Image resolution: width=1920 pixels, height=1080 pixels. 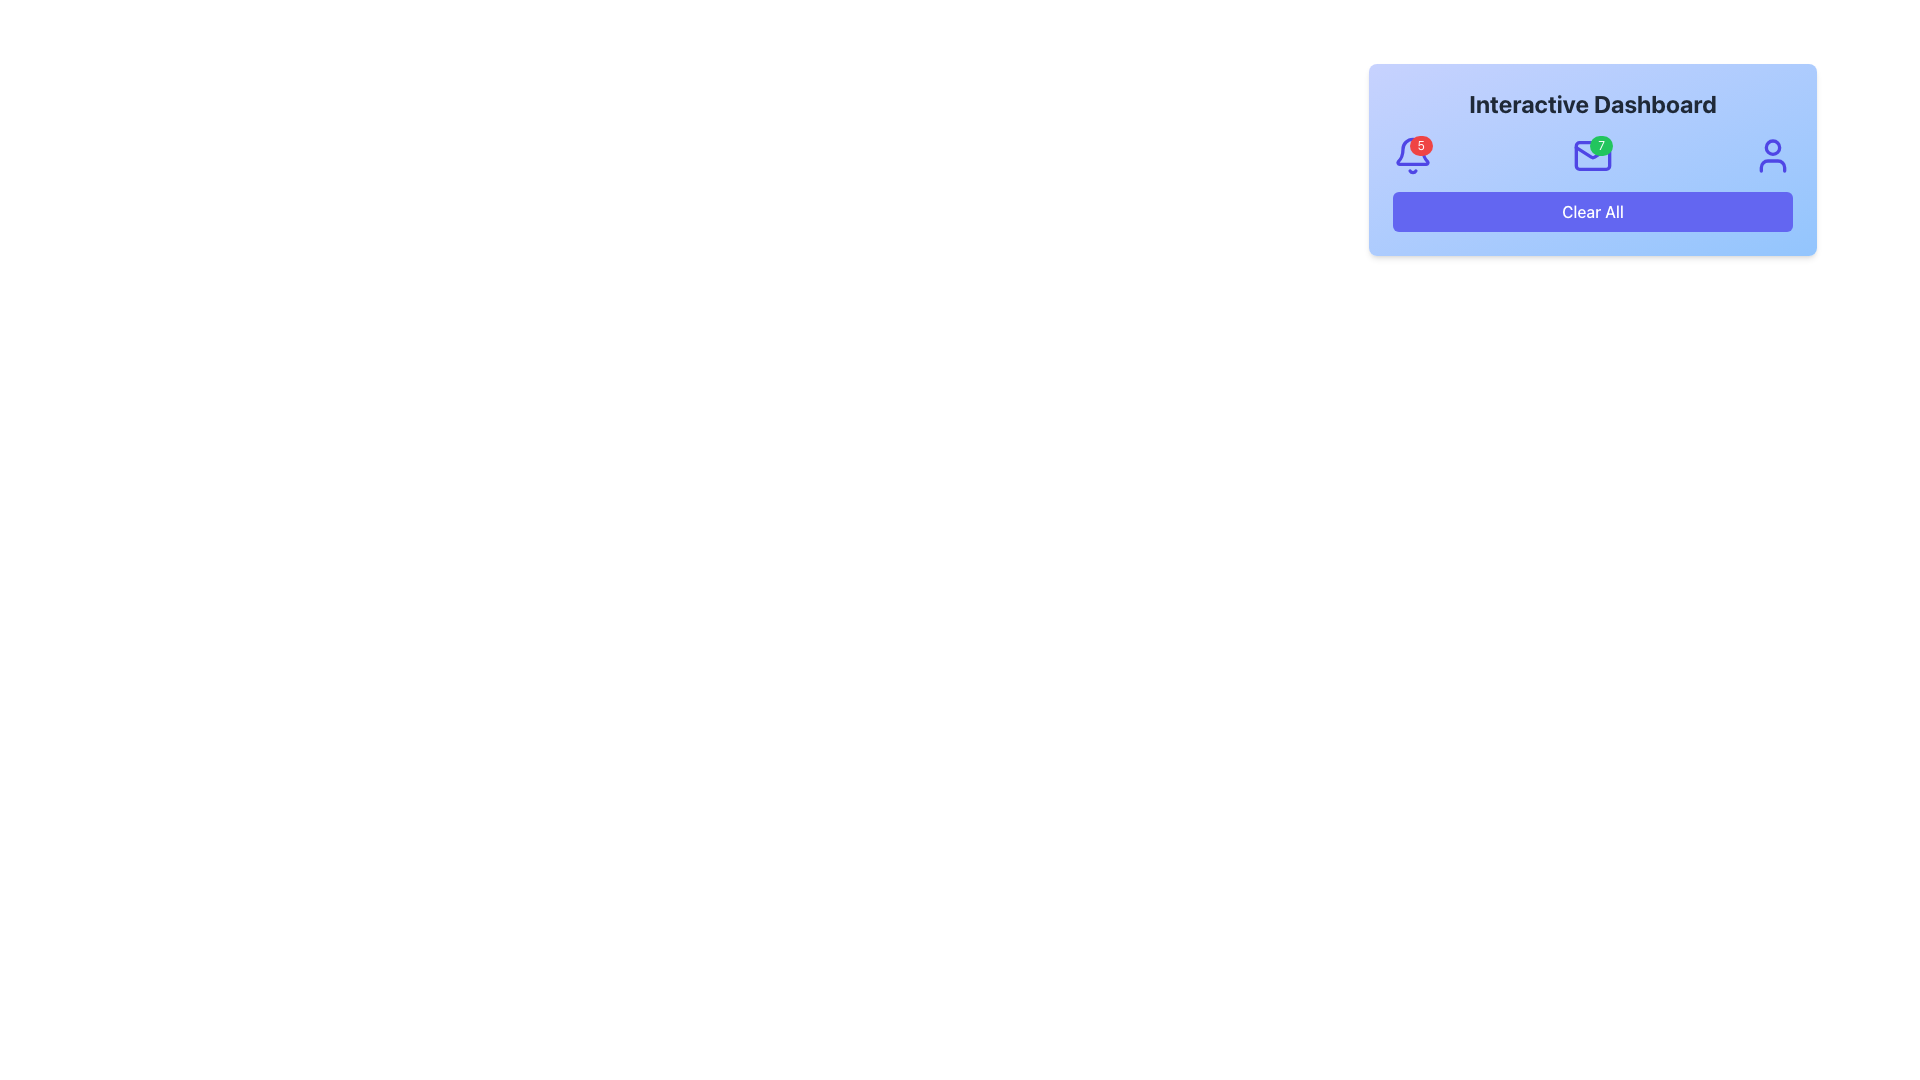 What do you see at coordinates (1592, 212) in the screenshot?
I see `the 'Clear All' button located at the bottom of the card` at bounding box center [1592, 212].